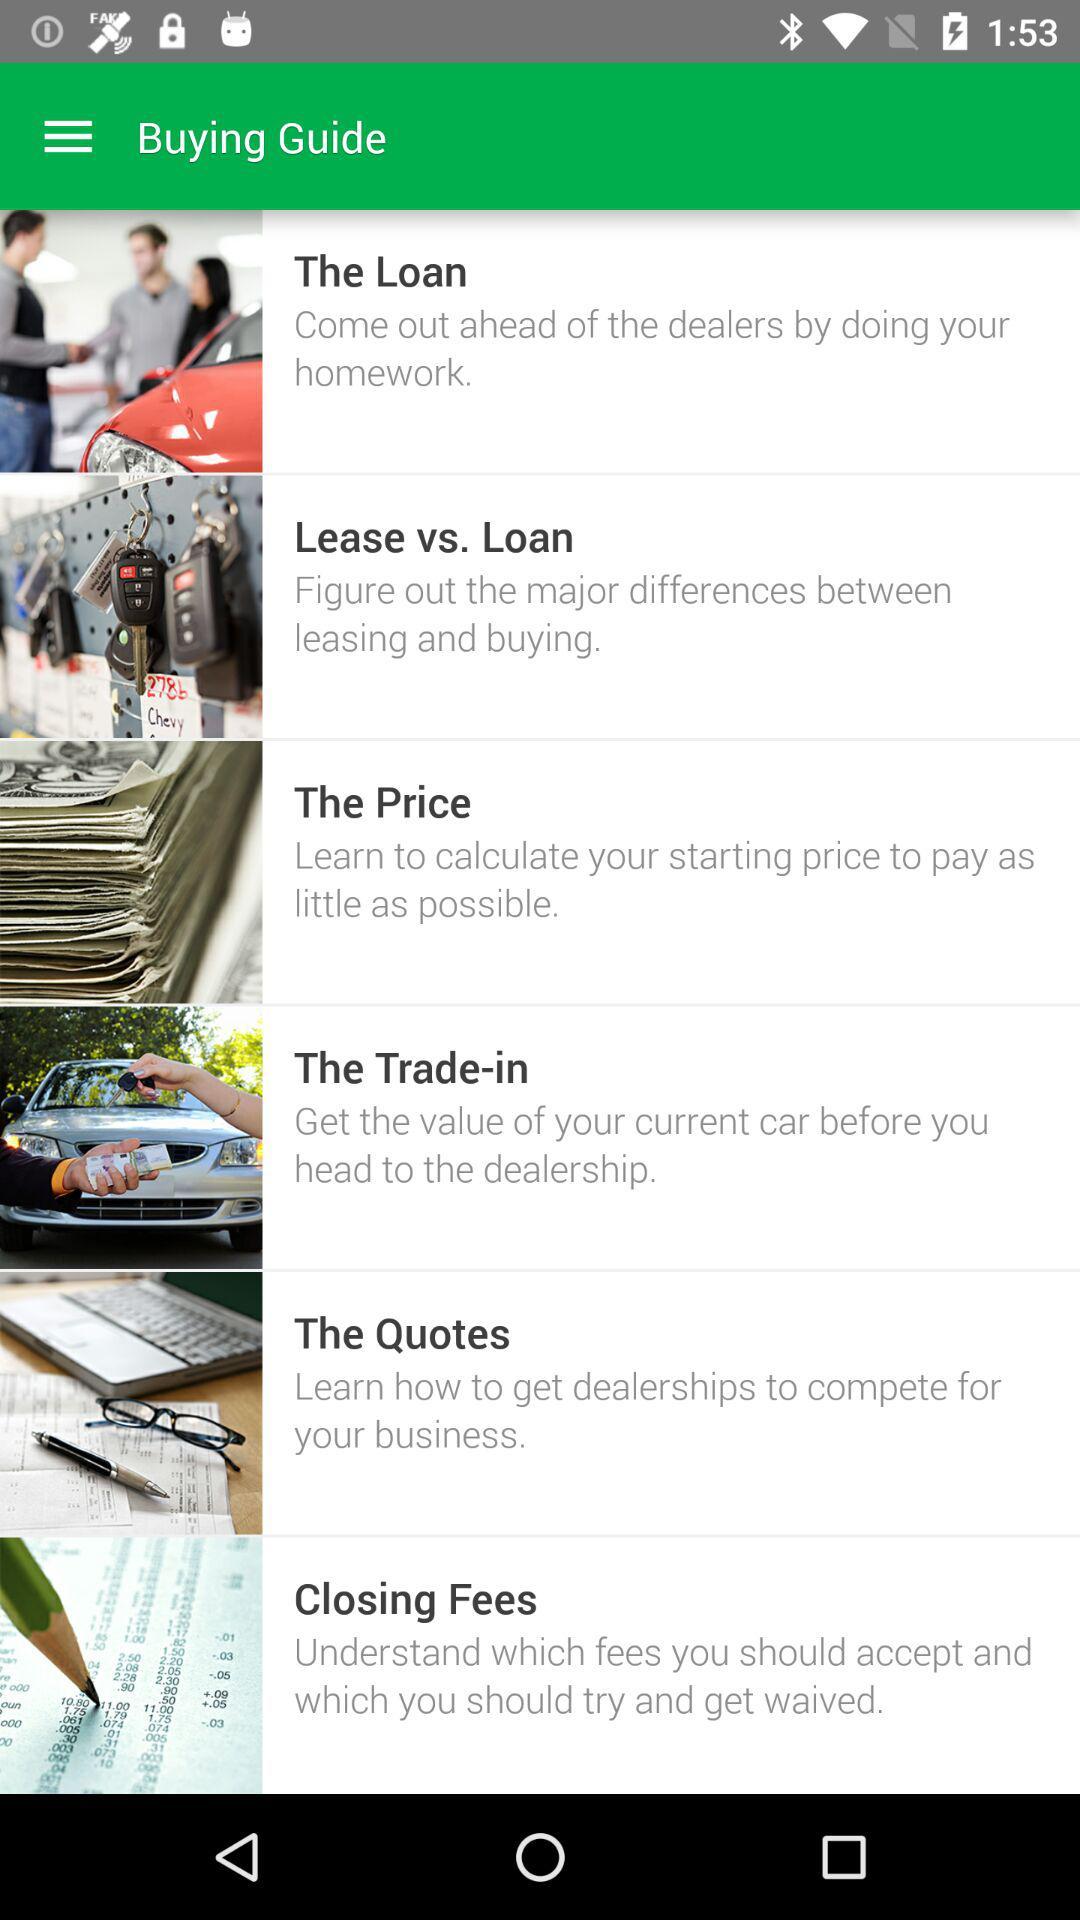 This screenshot has height=1920, width=1080. I want to click on item below come out ahead, so click(433, 535).